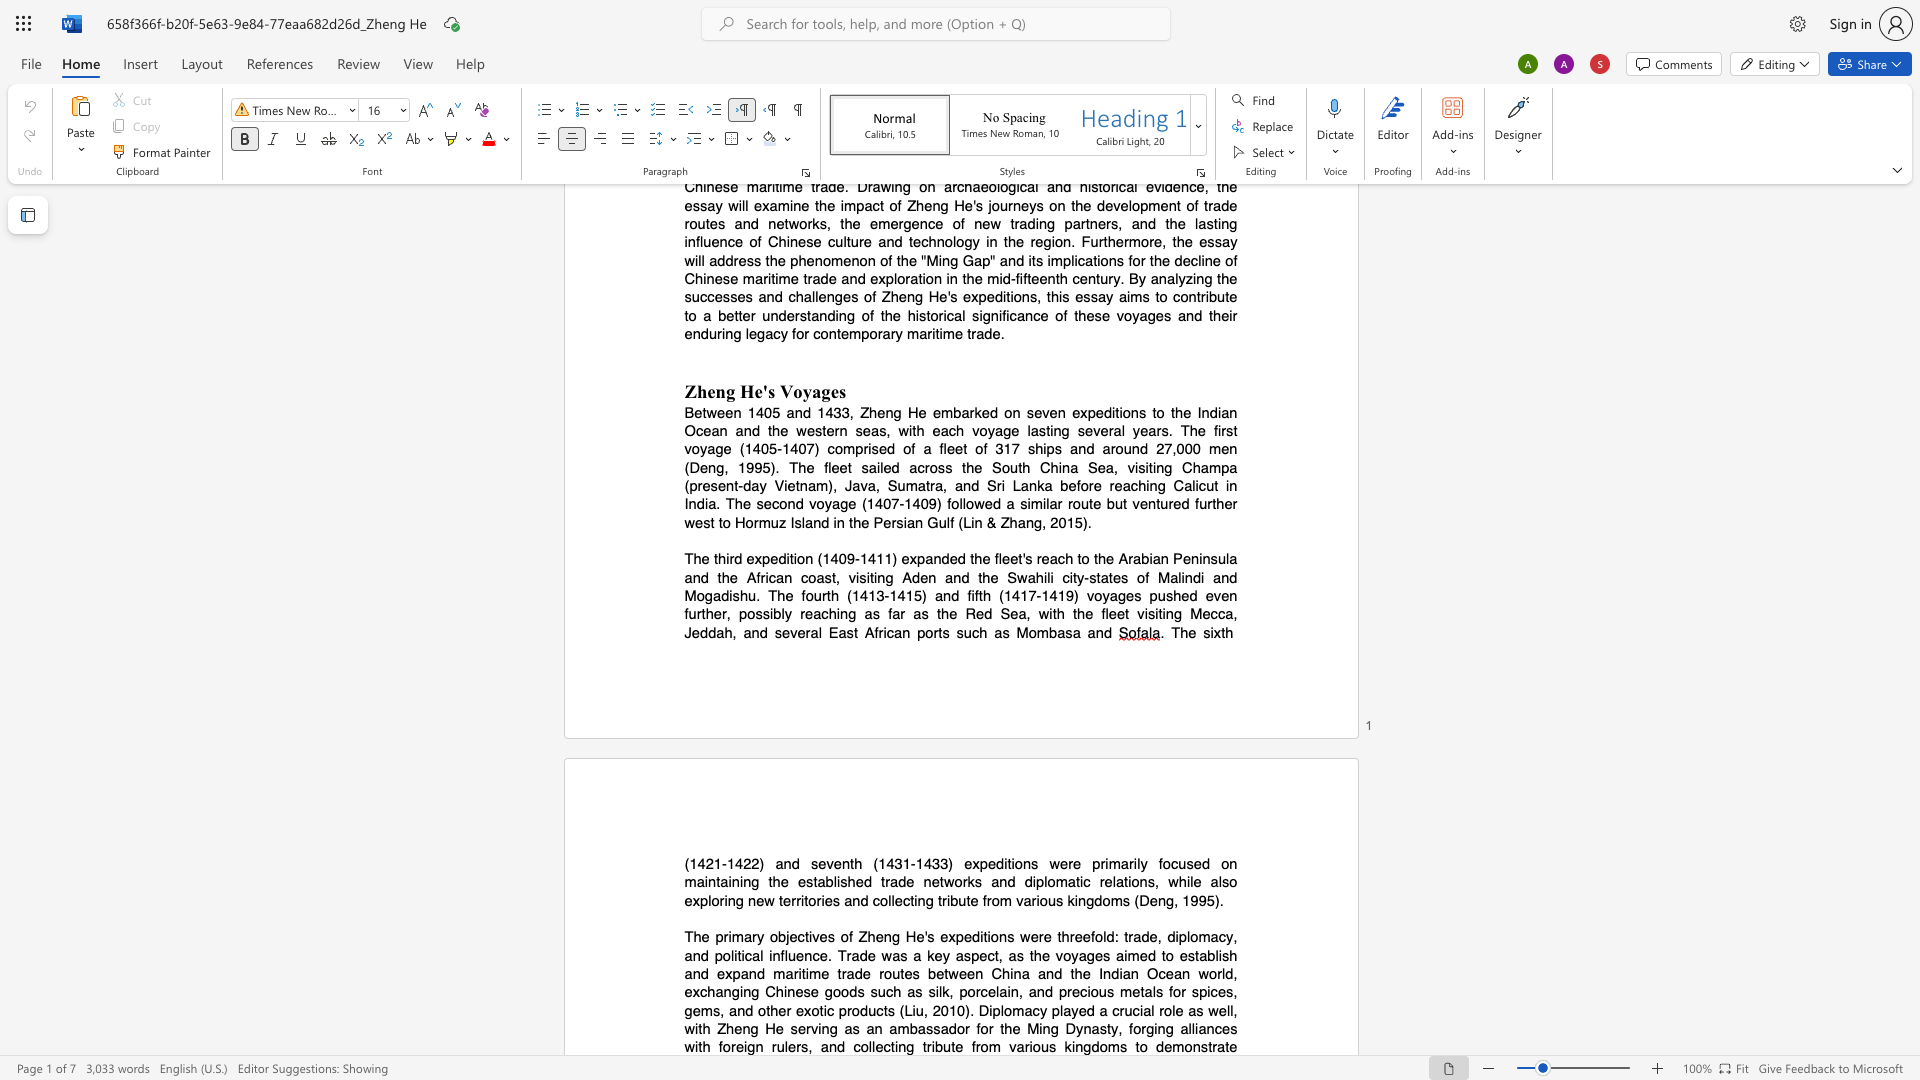 The image size is (1920, 1080). Describe the element at coordinates (741, 1029) in the screenshot. I see `the subset text "ng He serving as an ambassador for the Ming Dynasty, forging alliances with foreign rulers," within the text "and expand maritime trade routes between China and the Indian Ocean world, exchanging Chinese goods such as silk, porcelain, and precious metals for spices, gems, and other exotic products (Liu, 2010). Diplomacy played a crucial role as well, with Zheng He serving as an ambassador for the Ming Dynasty, forging alliances with foreign rulers, and collecting tribute from various kingdoms to"` at that location.